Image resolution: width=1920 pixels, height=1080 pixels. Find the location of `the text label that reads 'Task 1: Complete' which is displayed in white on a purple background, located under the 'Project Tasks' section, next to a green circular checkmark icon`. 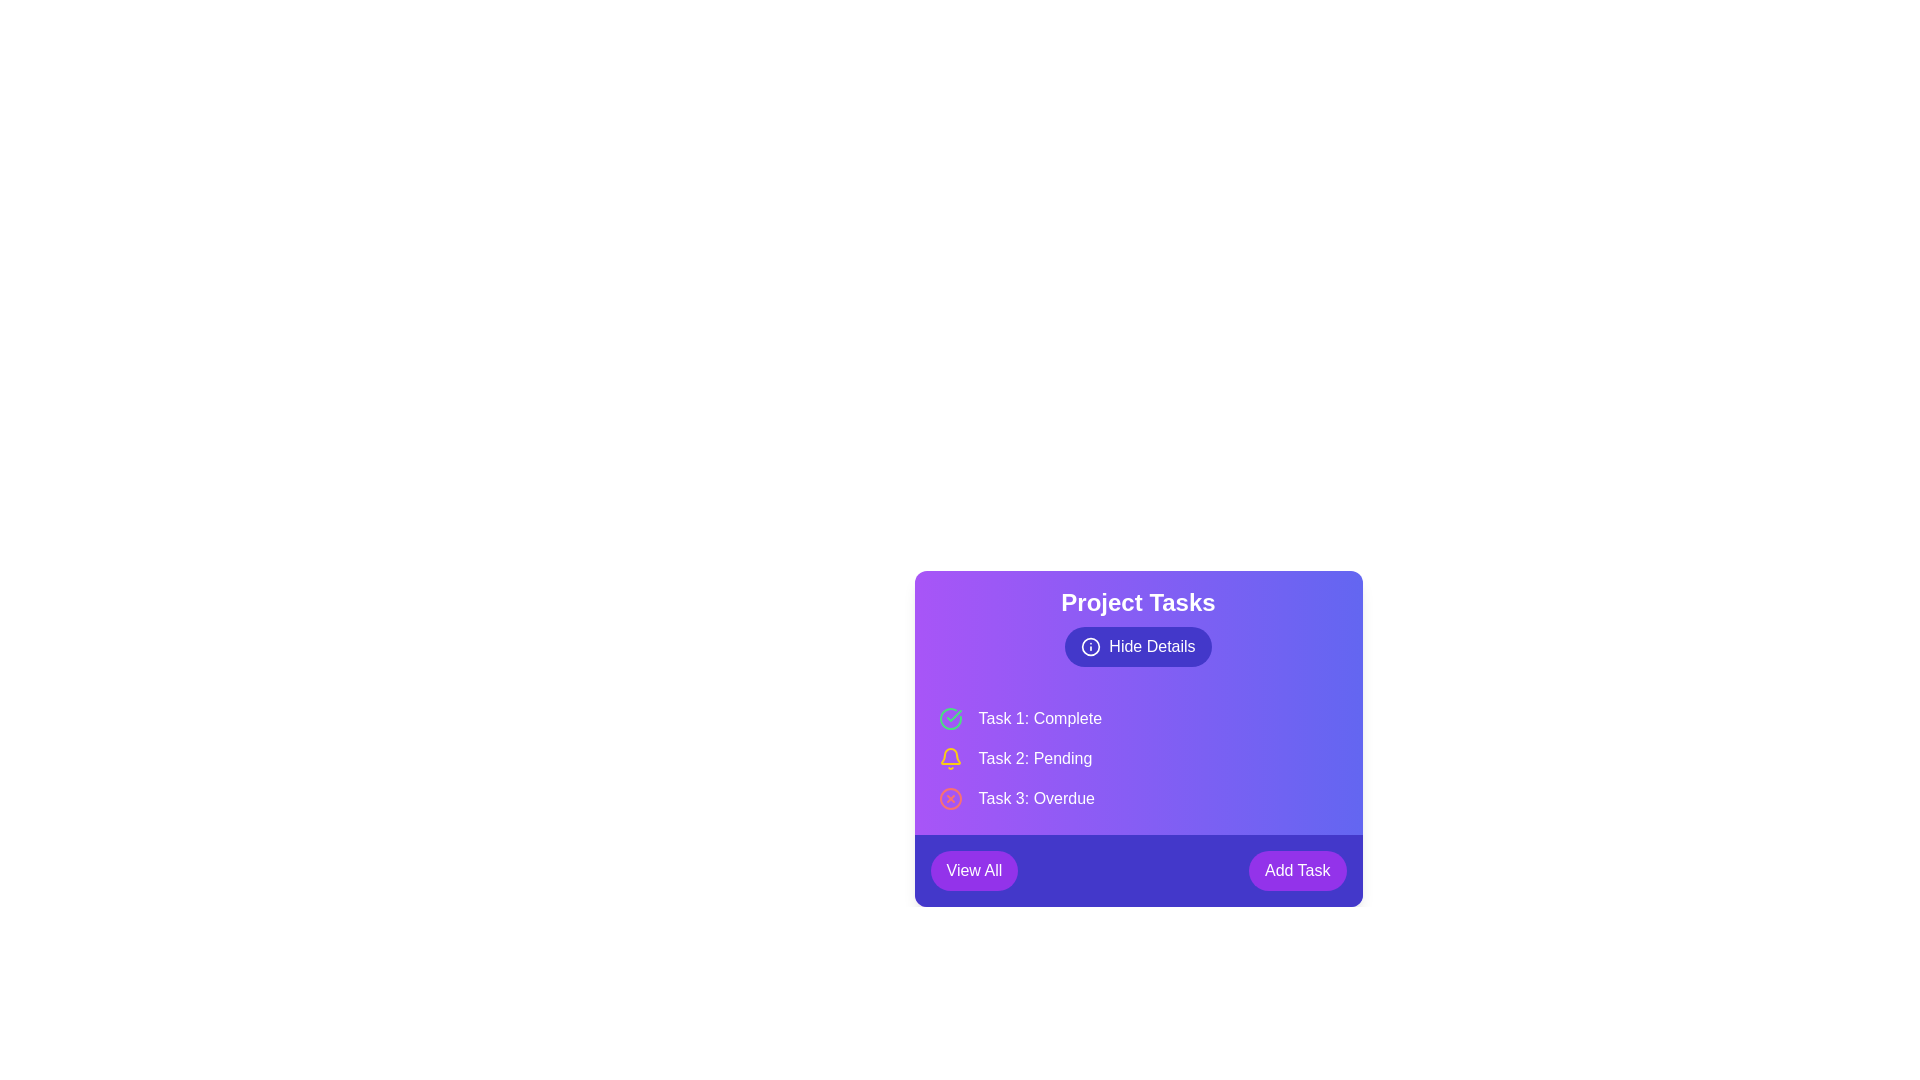

the text label that reads 'Task 1: Complete' which is displayed in white on a purple background, located under the 'Project Tasks' section, next to a green circular checkmark icon is located at coordinates (1040, 717).